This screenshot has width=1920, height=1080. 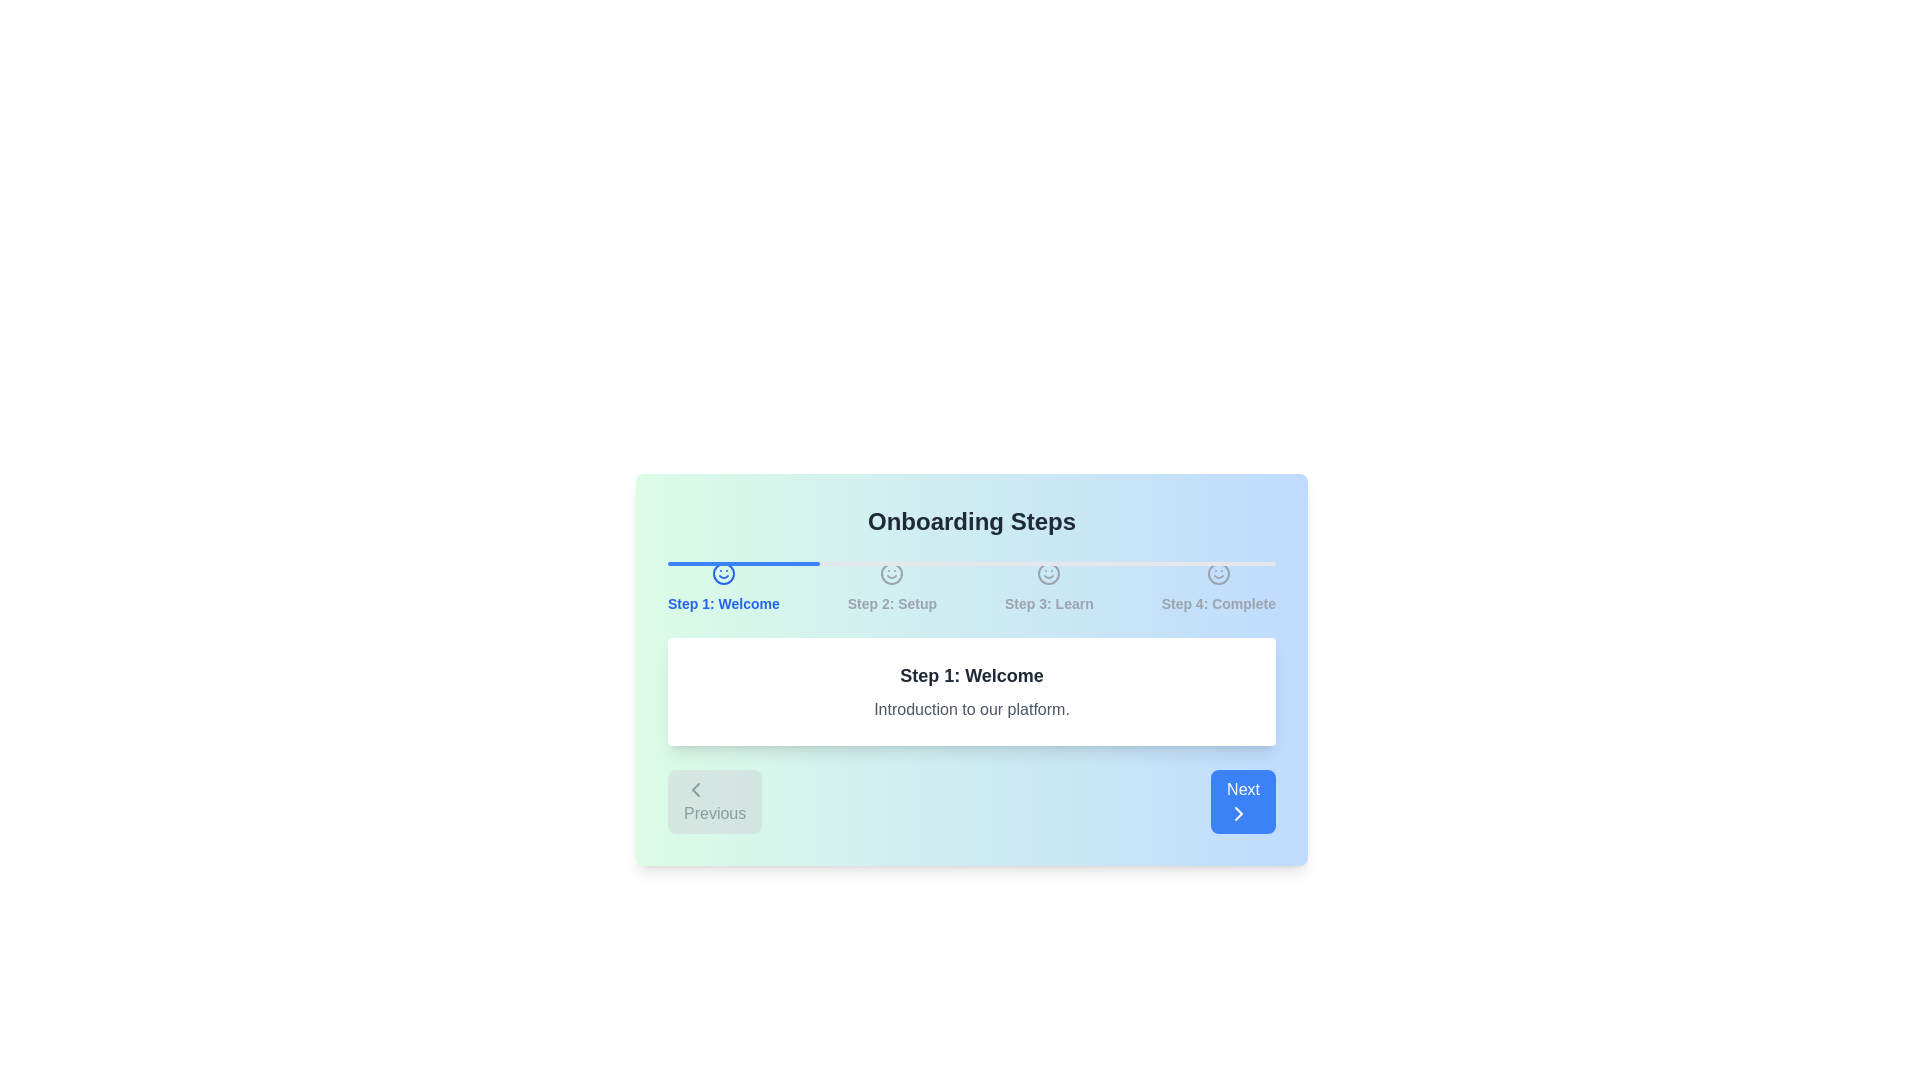 What do you see at coordinates (1242, 801) in the screenshot?
I see `the rectangular button with a blue background and white text 'Next', located at the bottom-right corner of the navigation section, to observe a visual state change` at bounding box center [1242, 801].